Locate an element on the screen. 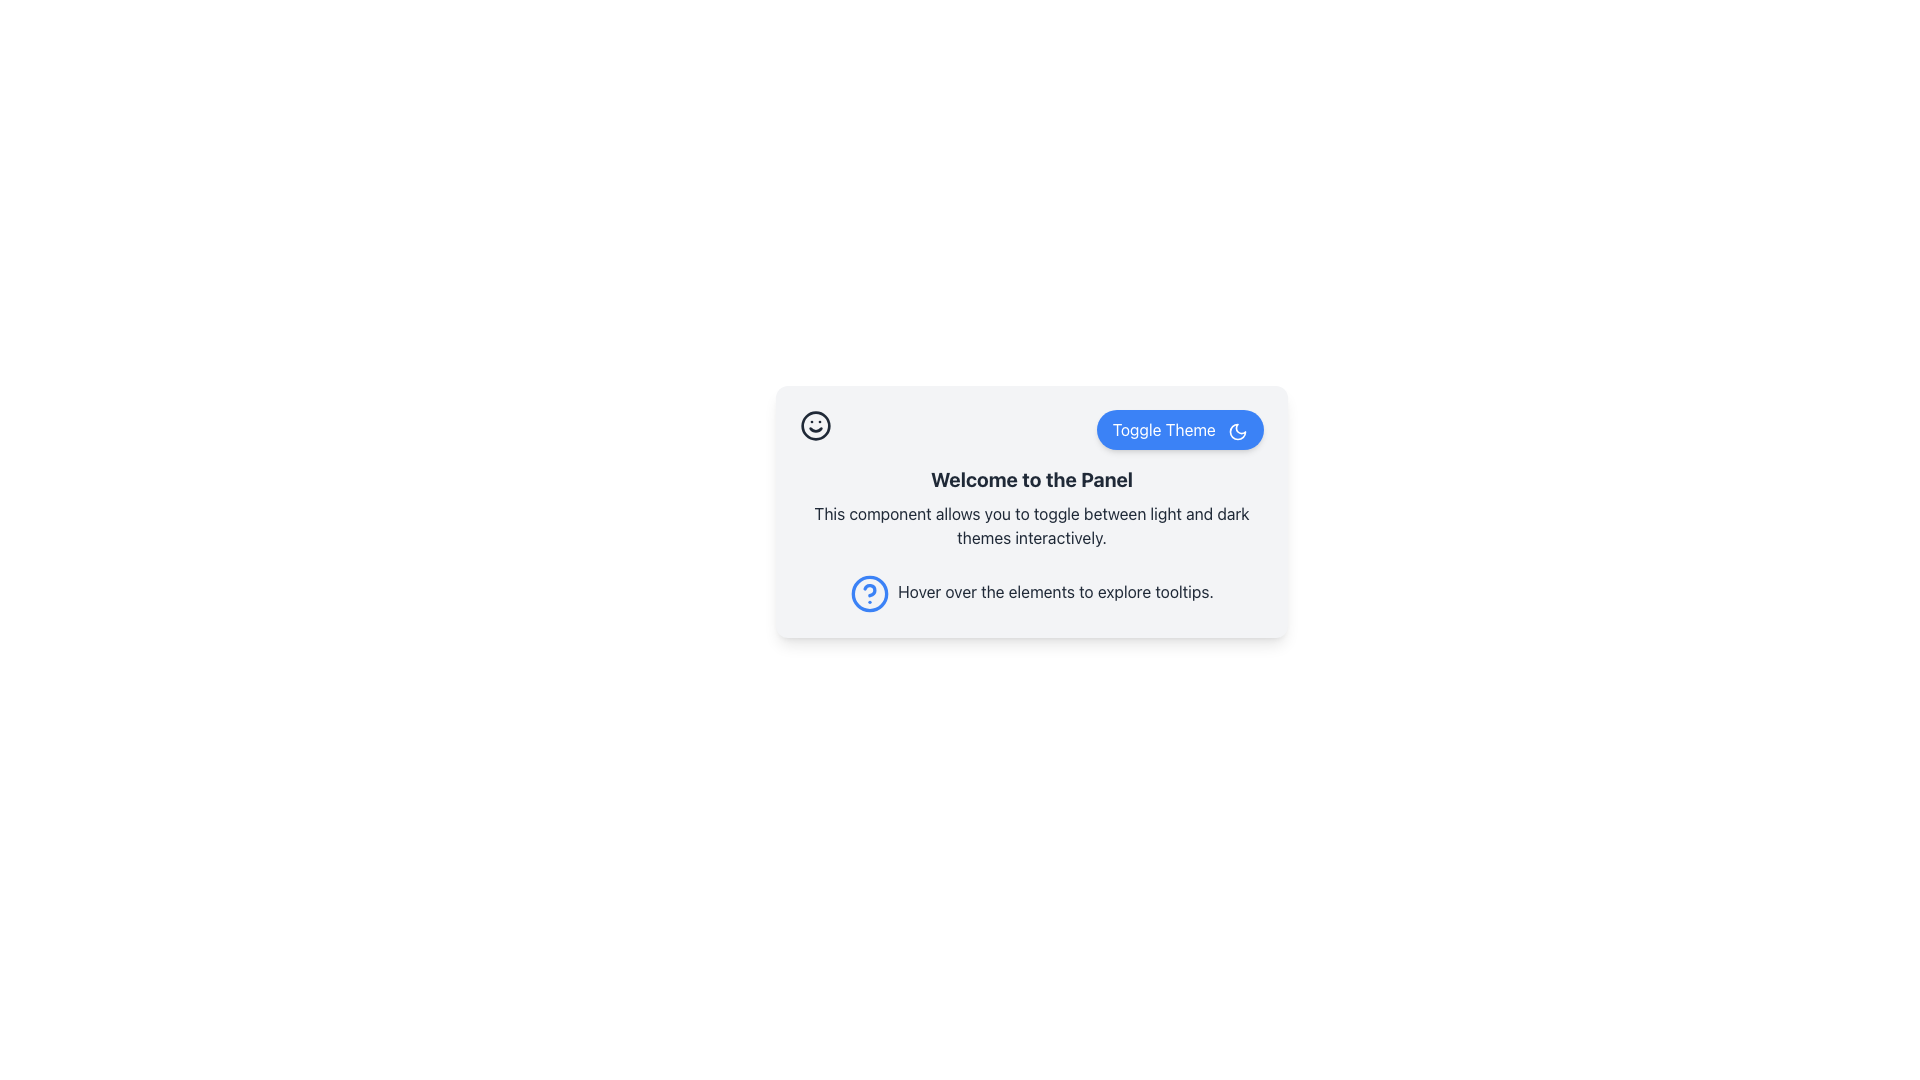 The height and width of the screenshot is (1080, 1920). the theme toggle icon located next to the 'Toggle Theme' button, which switches between light and dark modes is located at coordinates (1237, 430).